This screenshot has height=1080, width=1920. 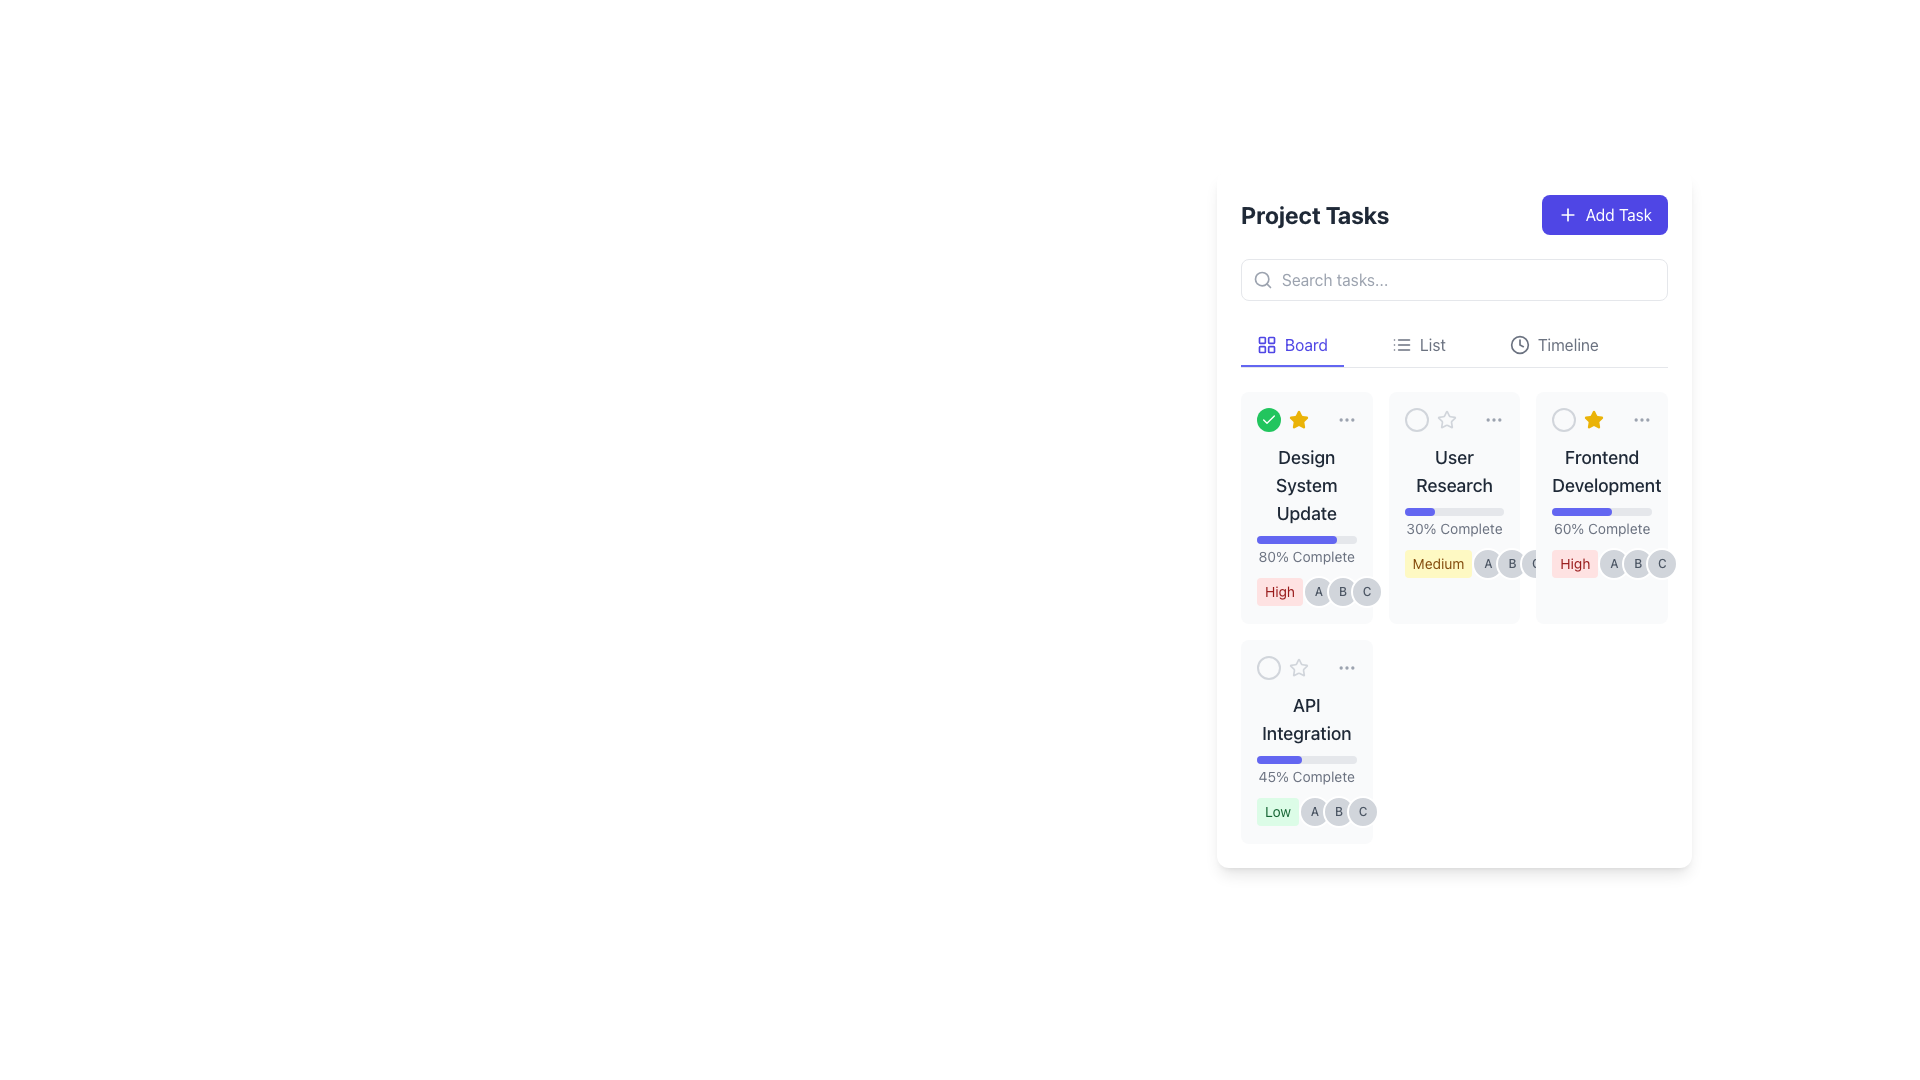 What do you see at coordinates (1563, 419) in the screenshot?
I see `the circular checkbox with a hollow center and gray outline` at bounding box center [1563, 419].